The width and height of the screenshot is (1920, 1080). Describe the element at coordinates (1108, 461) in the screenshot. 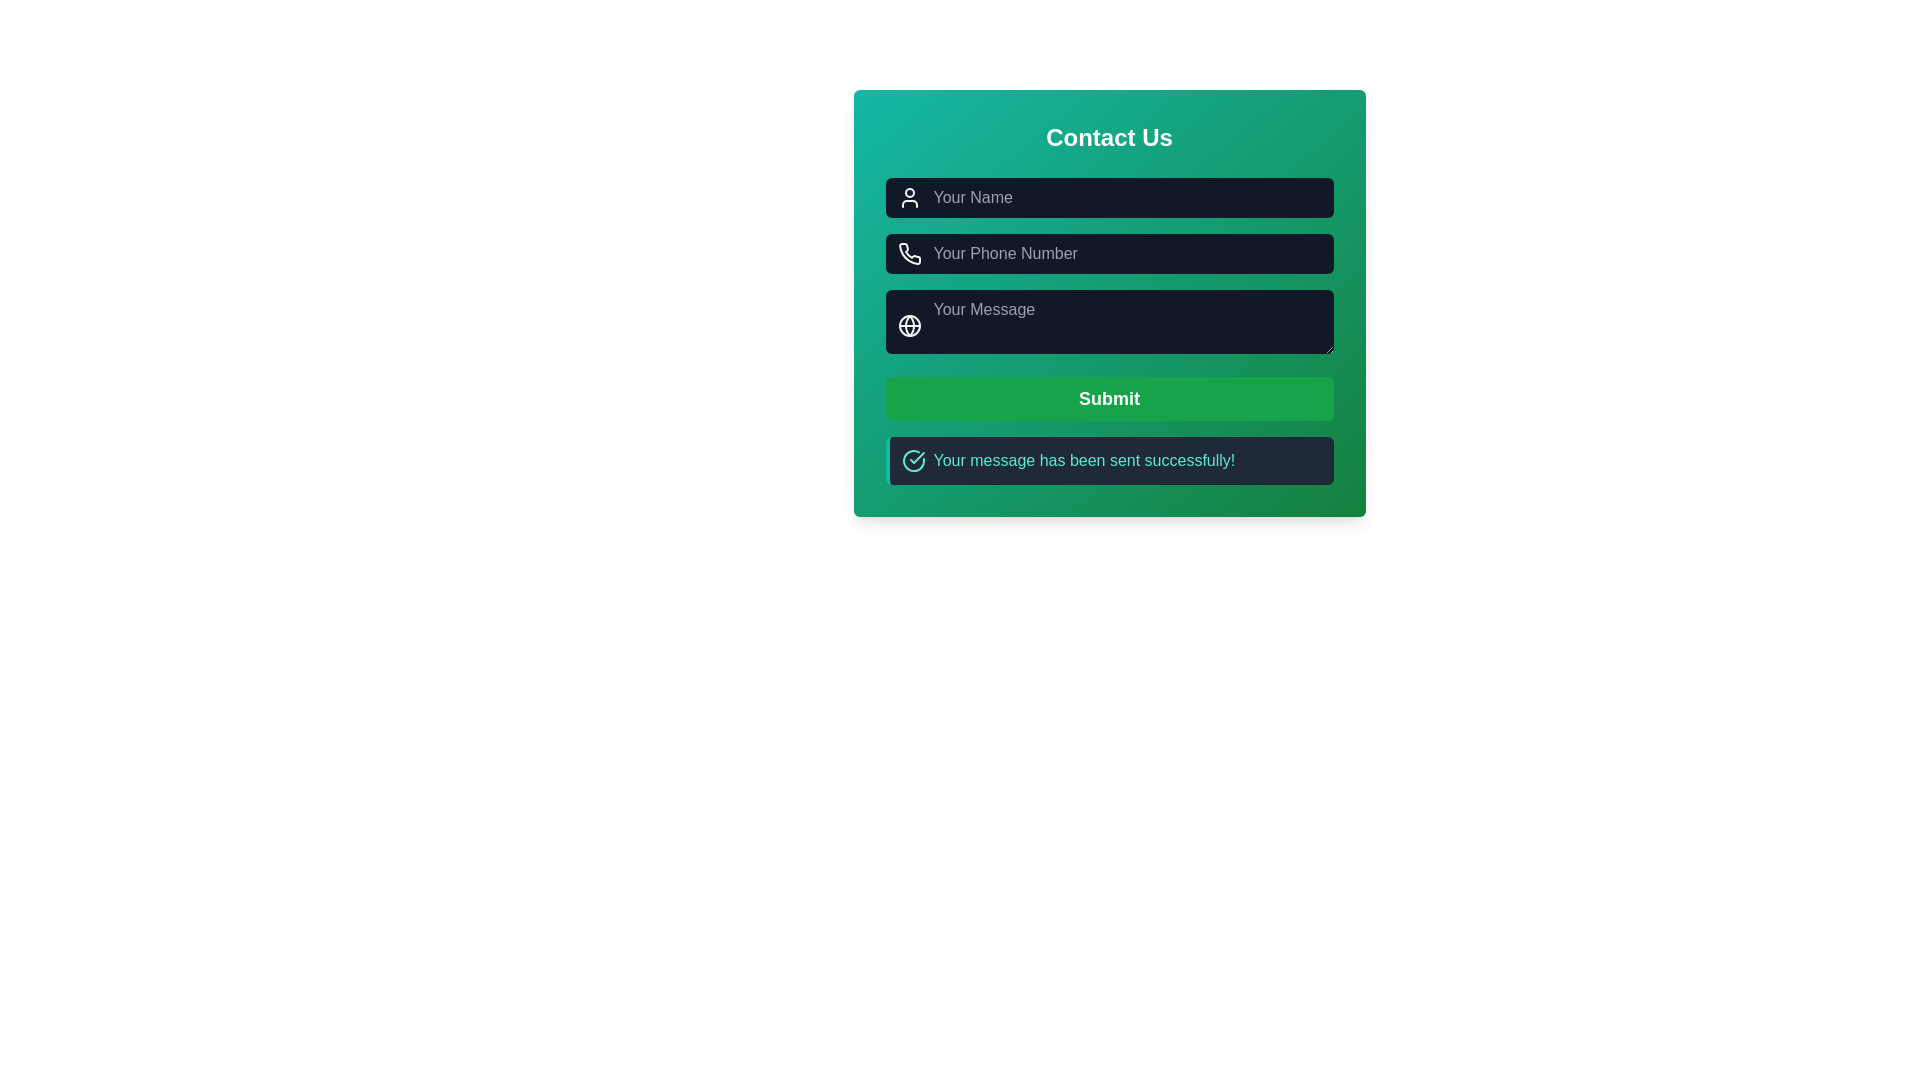

I see `the Notification message box that displays a confirmation message after form submission, located directly below the 'Submit' button` at that location.